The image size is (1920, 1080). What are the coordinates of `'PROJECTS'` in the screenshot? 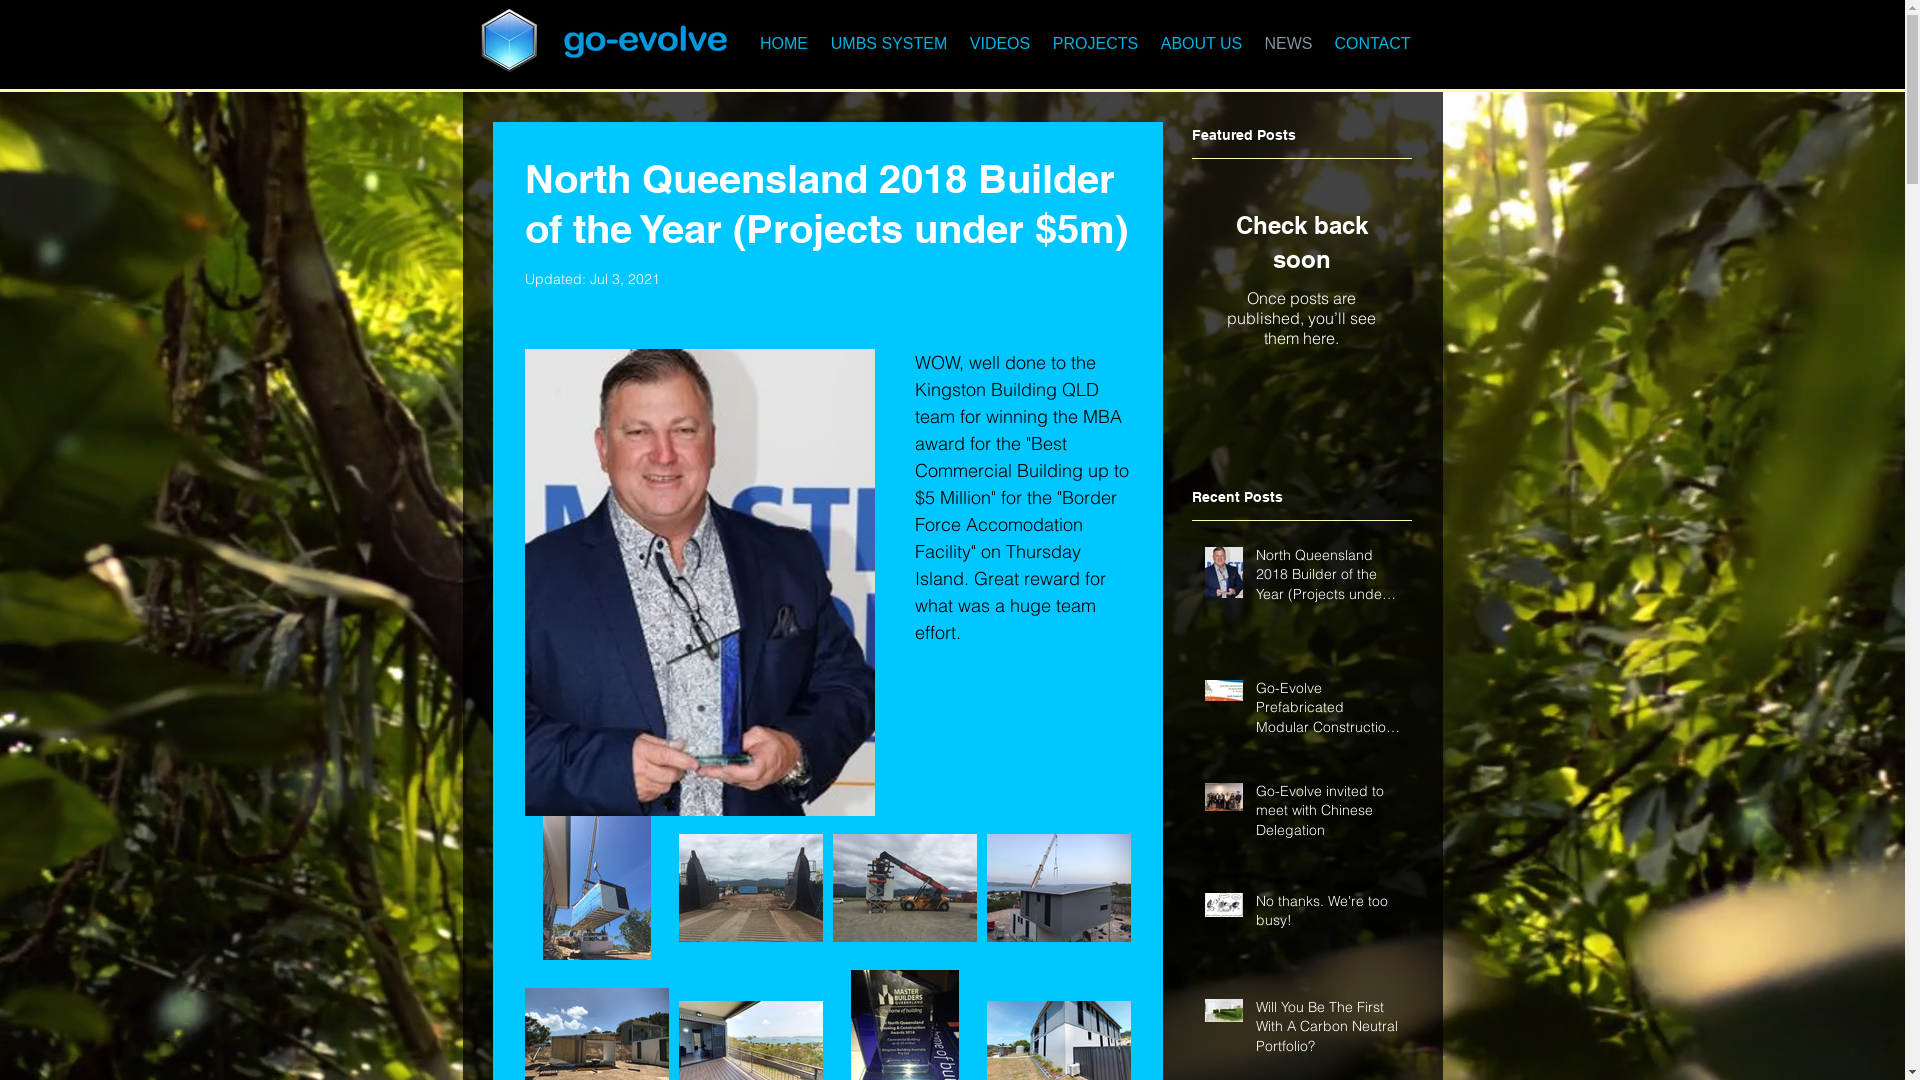 It's located at (1094, 43).